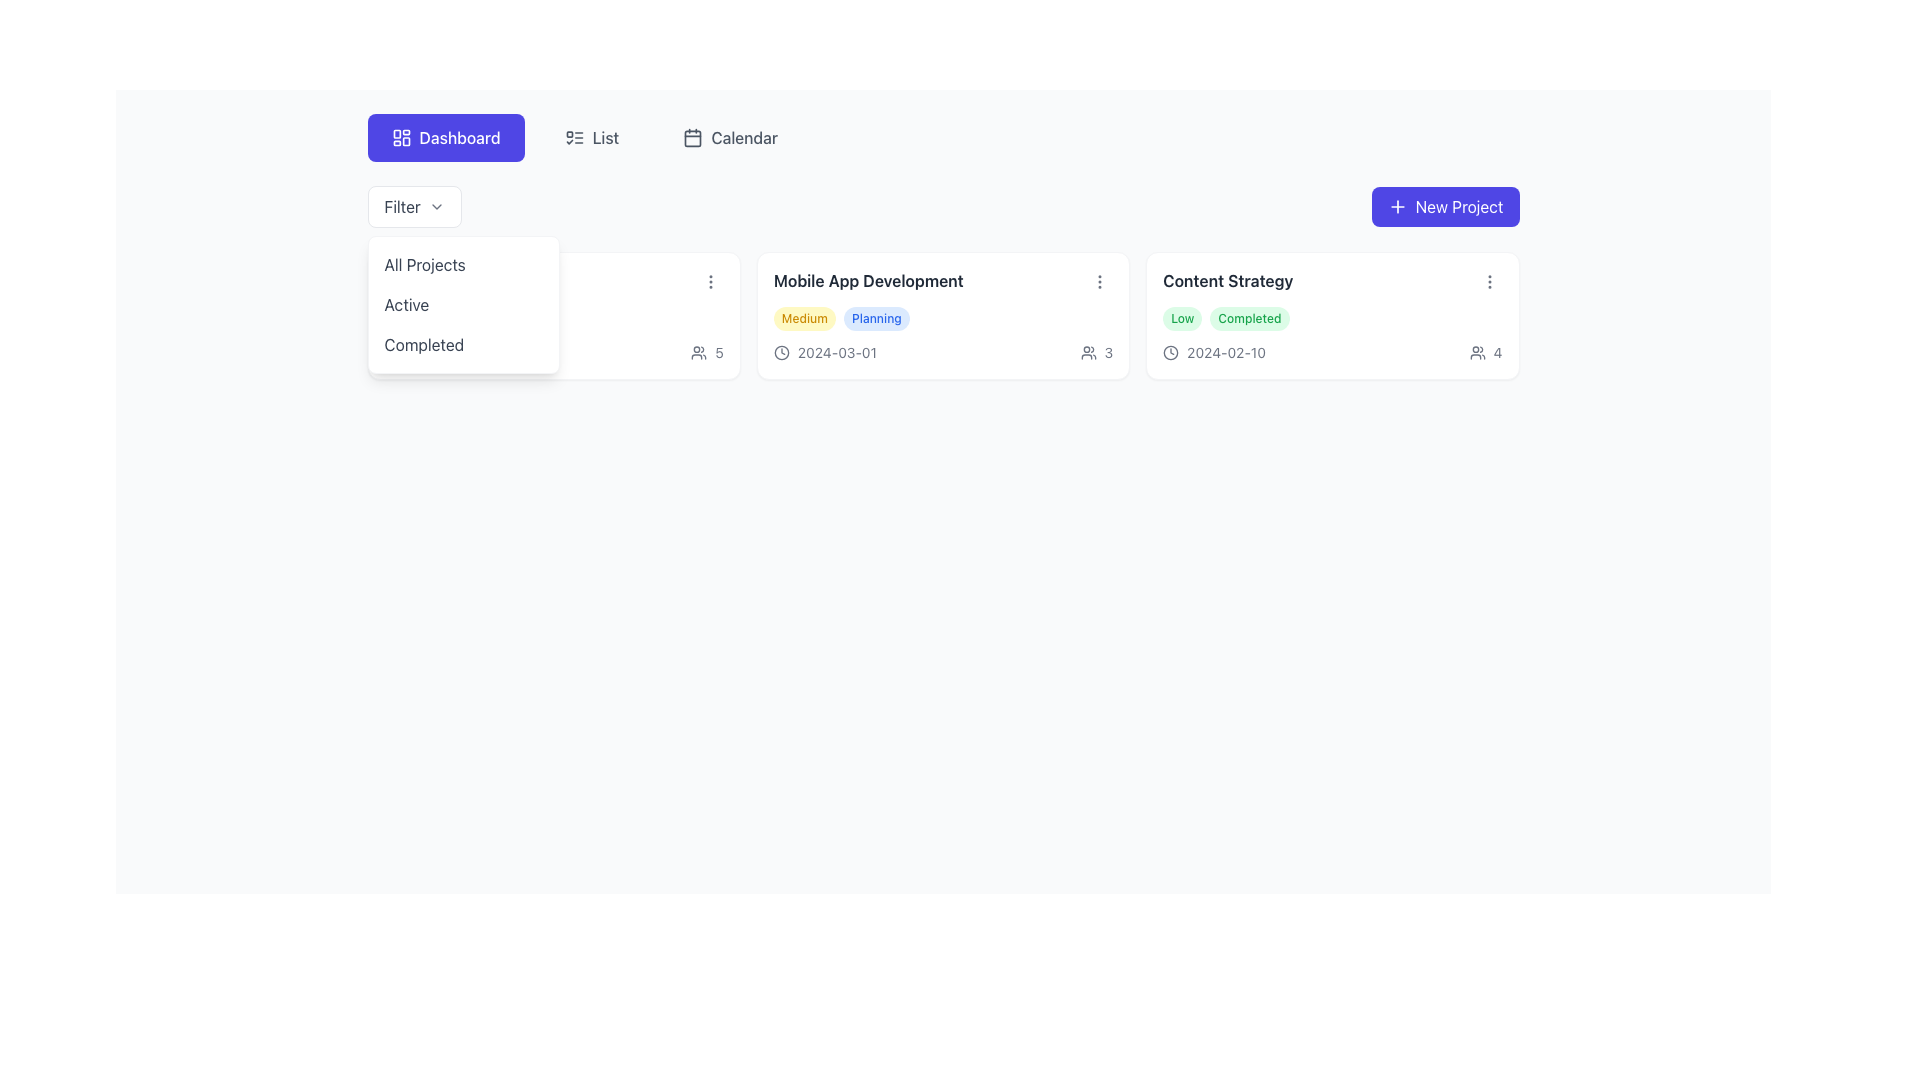 The width and height of the screenshot is (1920, 1080). Describe the element at coordinates (1171, 352) in the screenshot. I see `the SVG circle element that represents the outer ring of the clock symbol, located to the left of the date text within the 'Content Strategy' card` at that location.